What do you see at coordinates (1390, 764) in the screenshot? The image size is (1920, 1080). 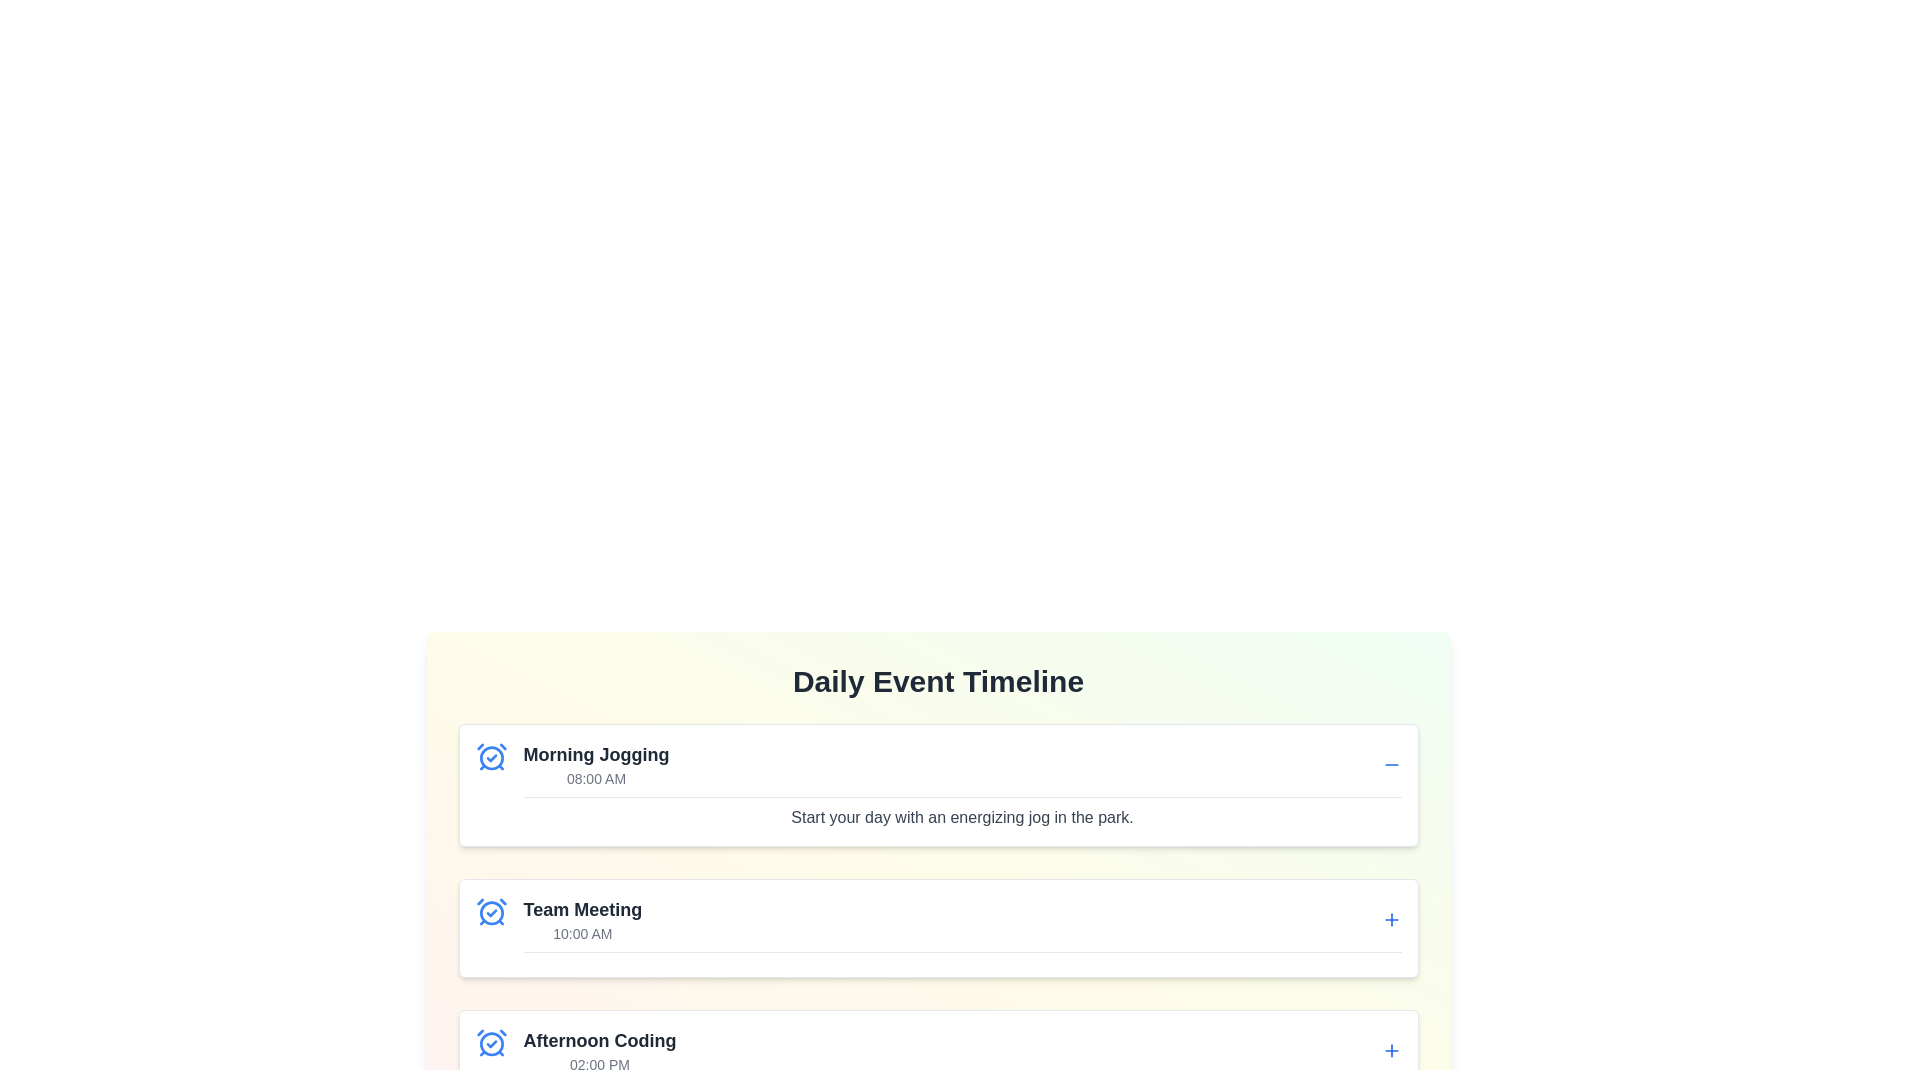 I see `the minus icon located in the top-right corner of the 'Morning Jogging' card` at bounding box center [1390, 764].